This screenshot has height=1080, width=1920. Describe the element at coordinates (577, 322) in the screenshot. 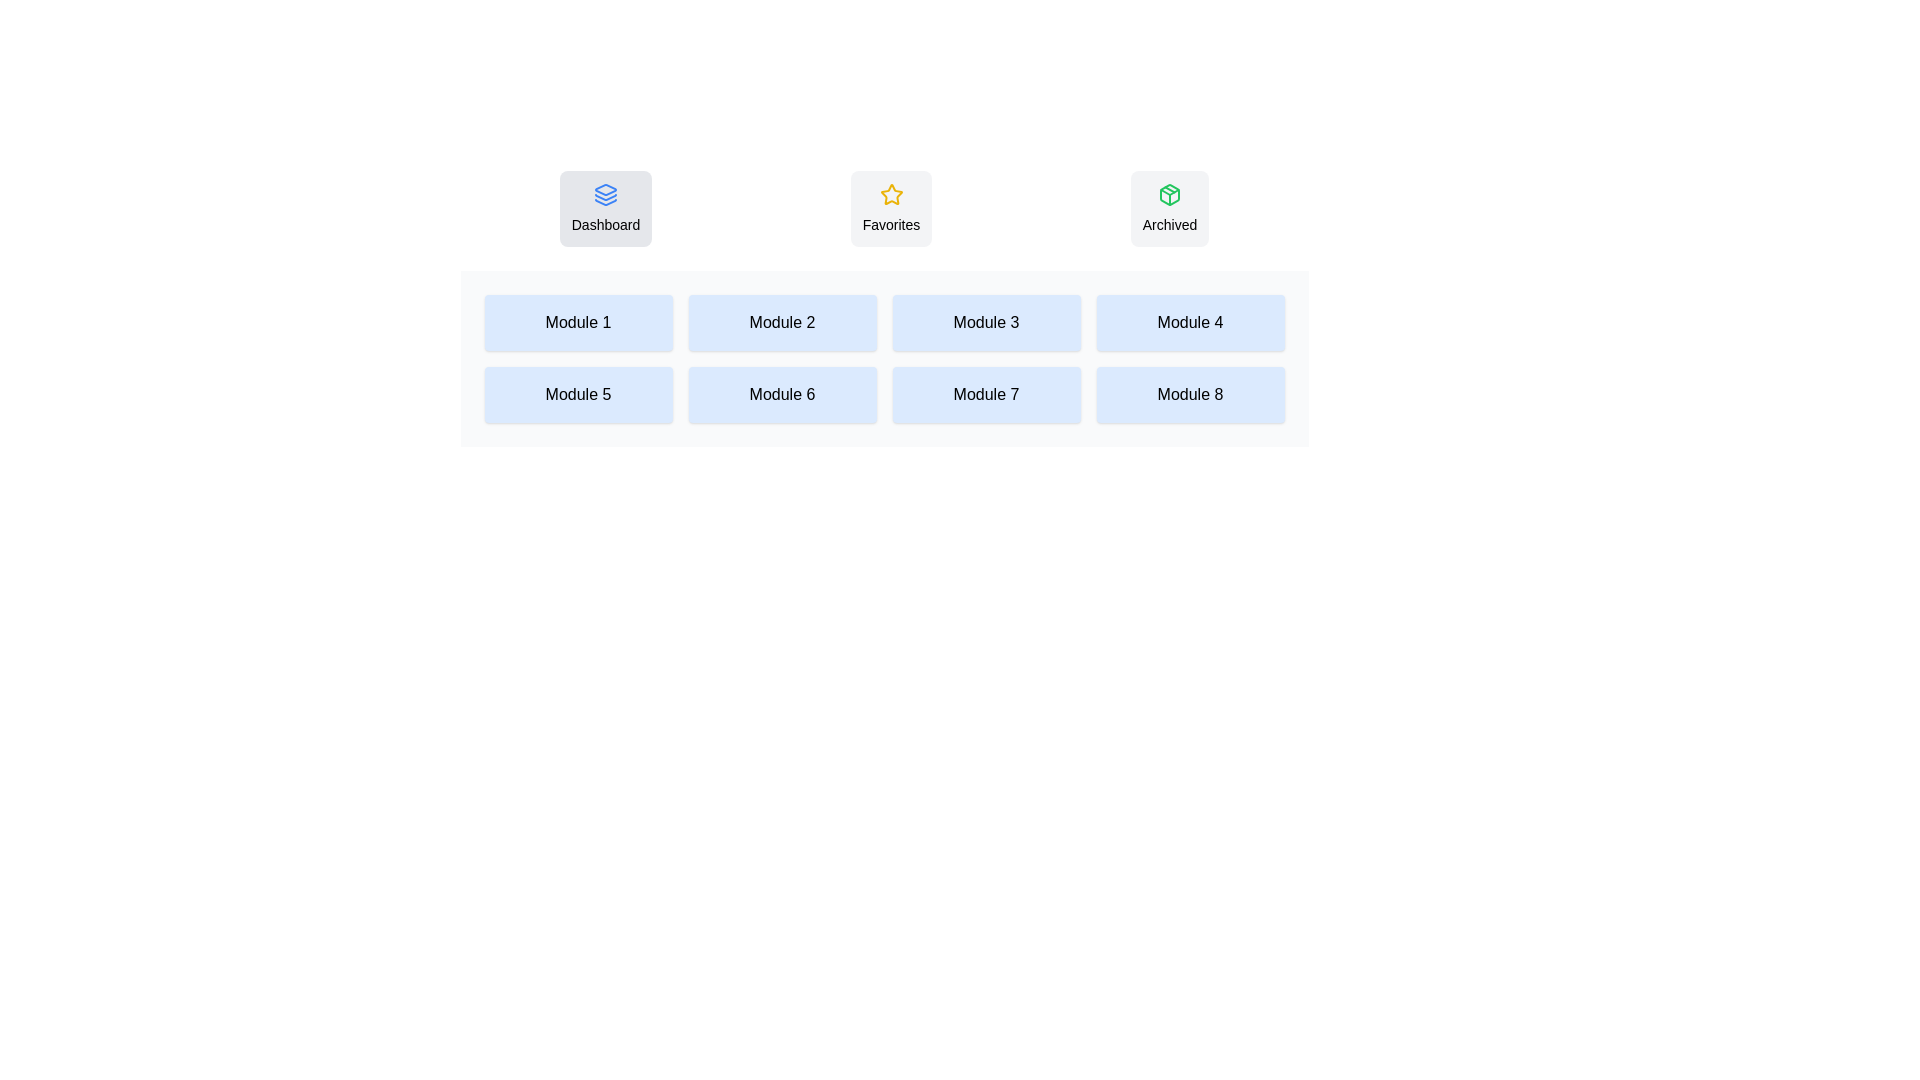

I see `the text 'Module 1' in the Dashboard tab` at that location.